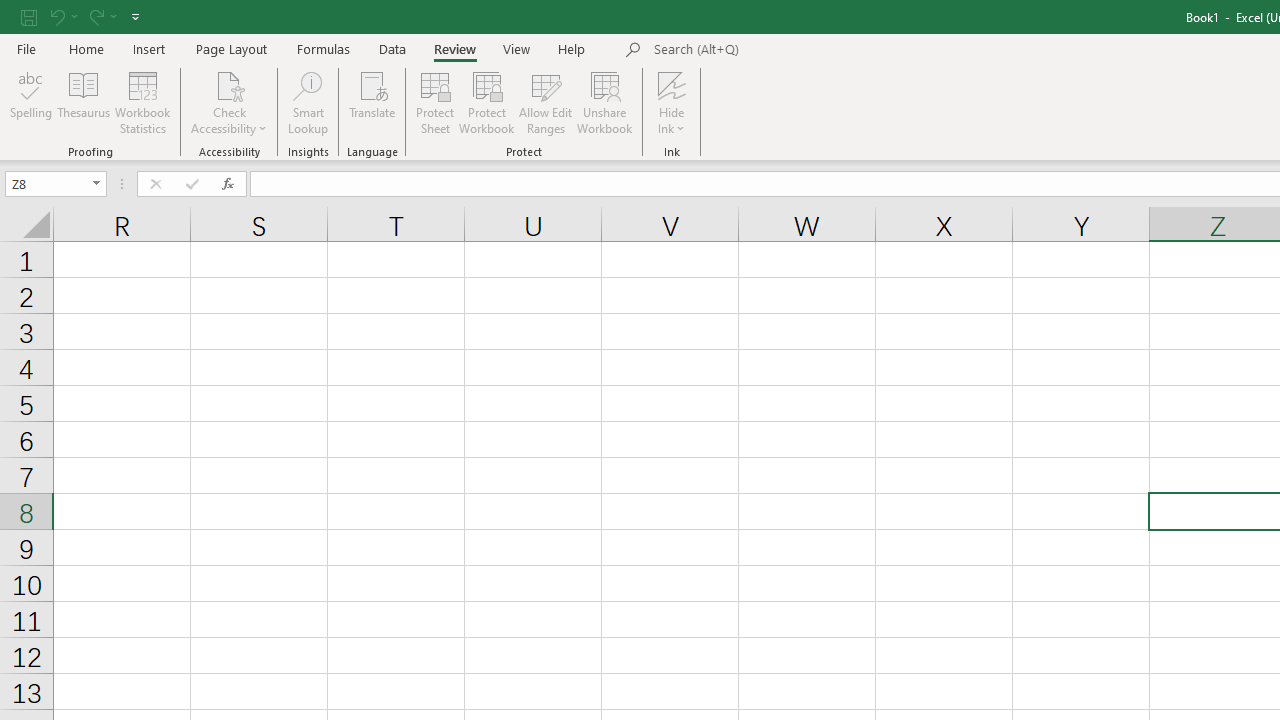  What do you see at coordinates (372, 103) in the screenshot?
I see `'Translate'` at bounding box center [372, 103].